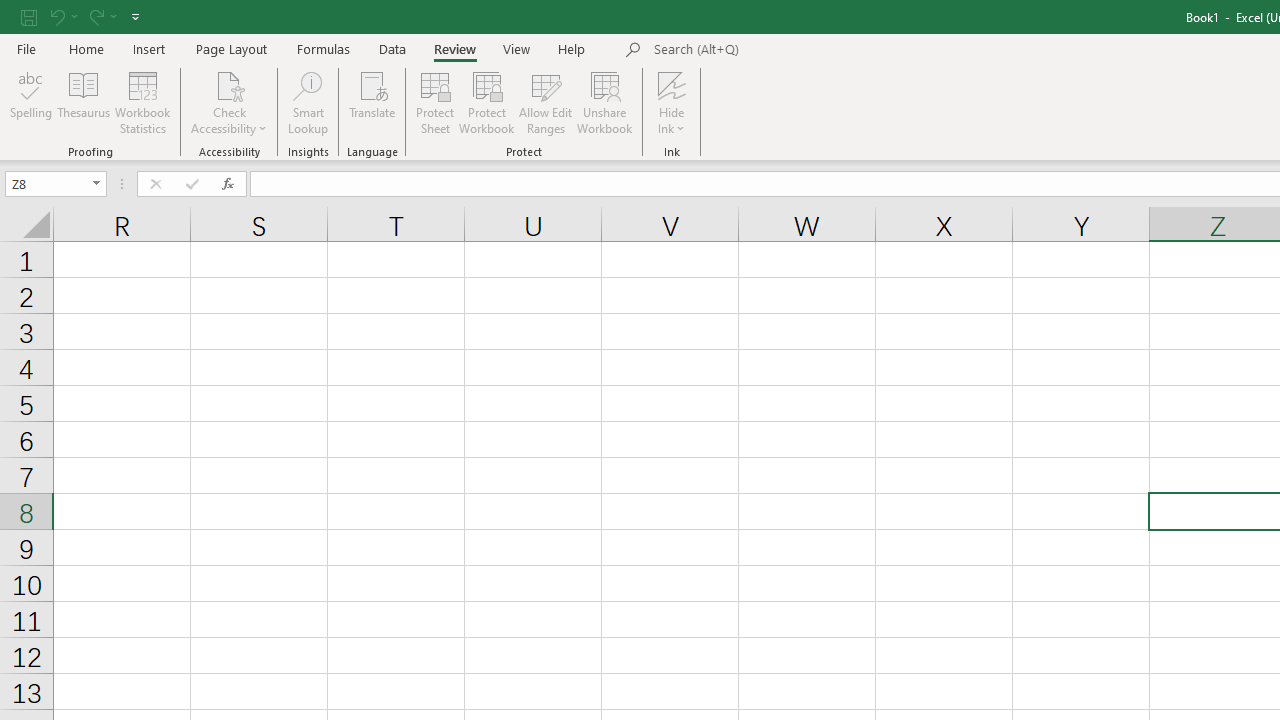  What do you see at coordinates (372, 103) in the screenshot?
I see `'Translate'` at bounding box center [372, 103].